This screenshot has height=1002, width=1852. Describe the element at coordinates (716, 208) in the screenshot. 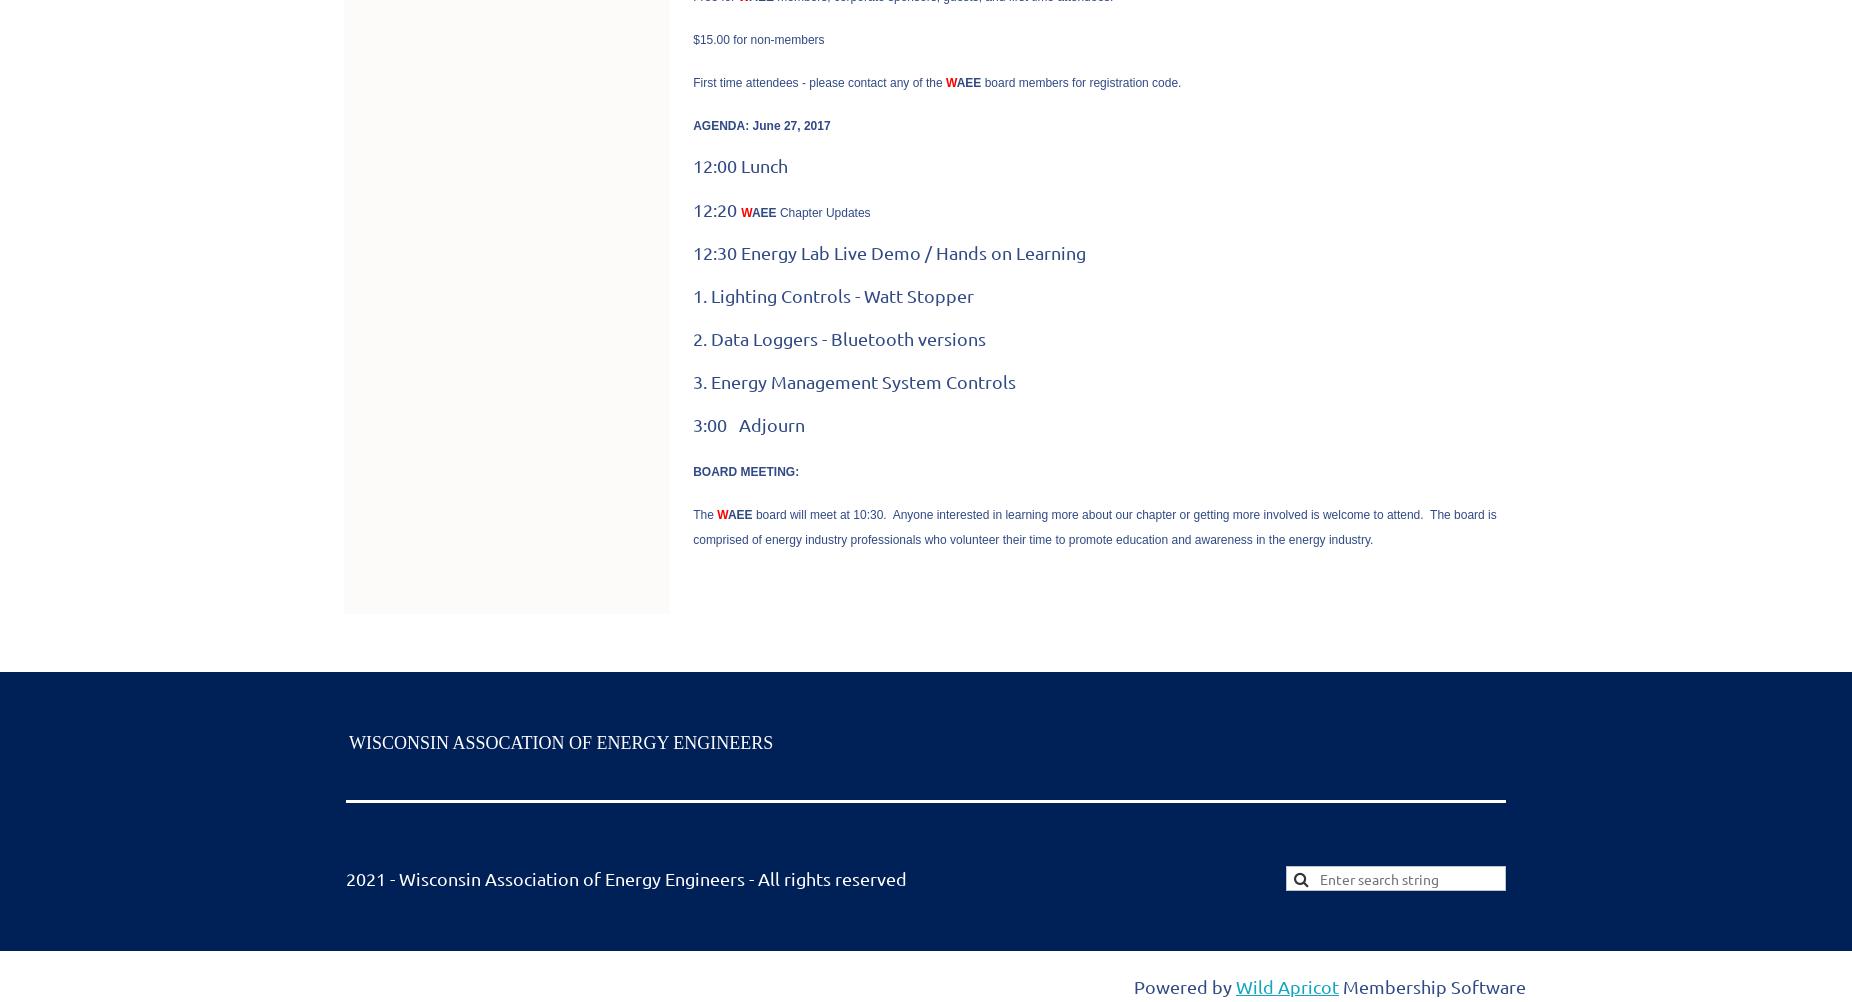

I see `'12:20'` at that location.